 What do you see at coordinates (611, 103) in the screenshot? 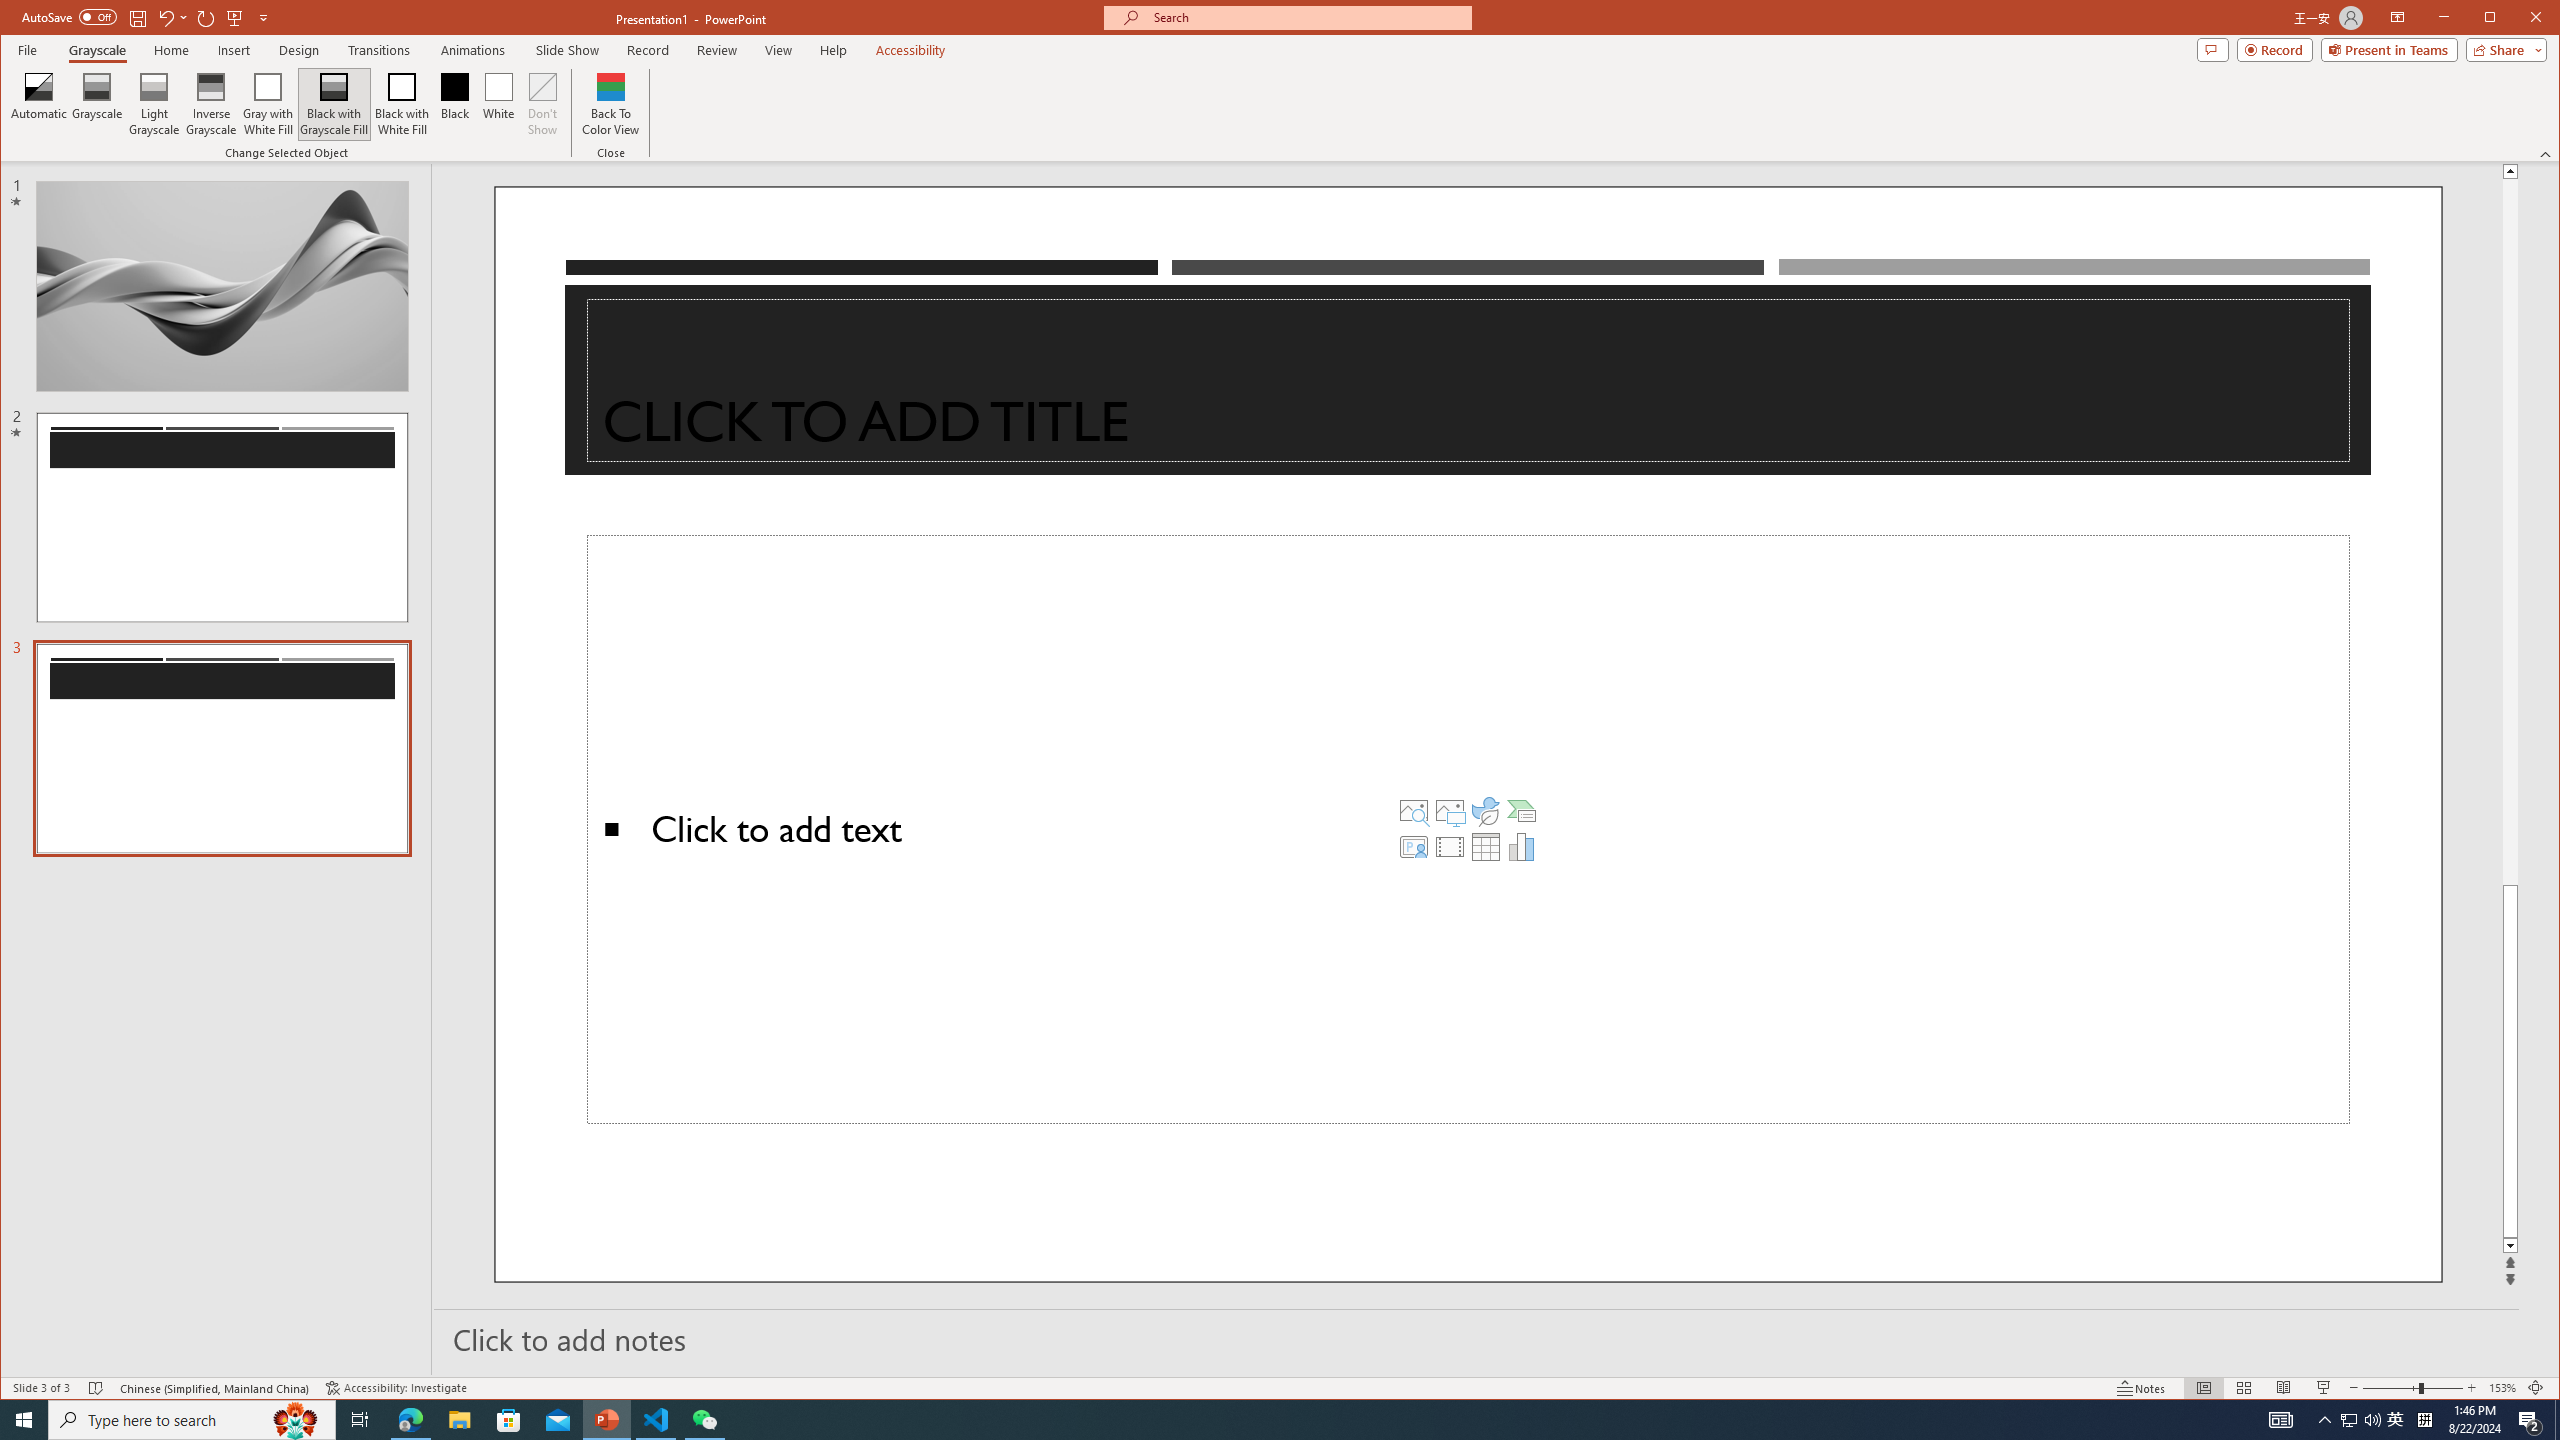
I see `'Back To Color View'` at bounding box center [611, 103].